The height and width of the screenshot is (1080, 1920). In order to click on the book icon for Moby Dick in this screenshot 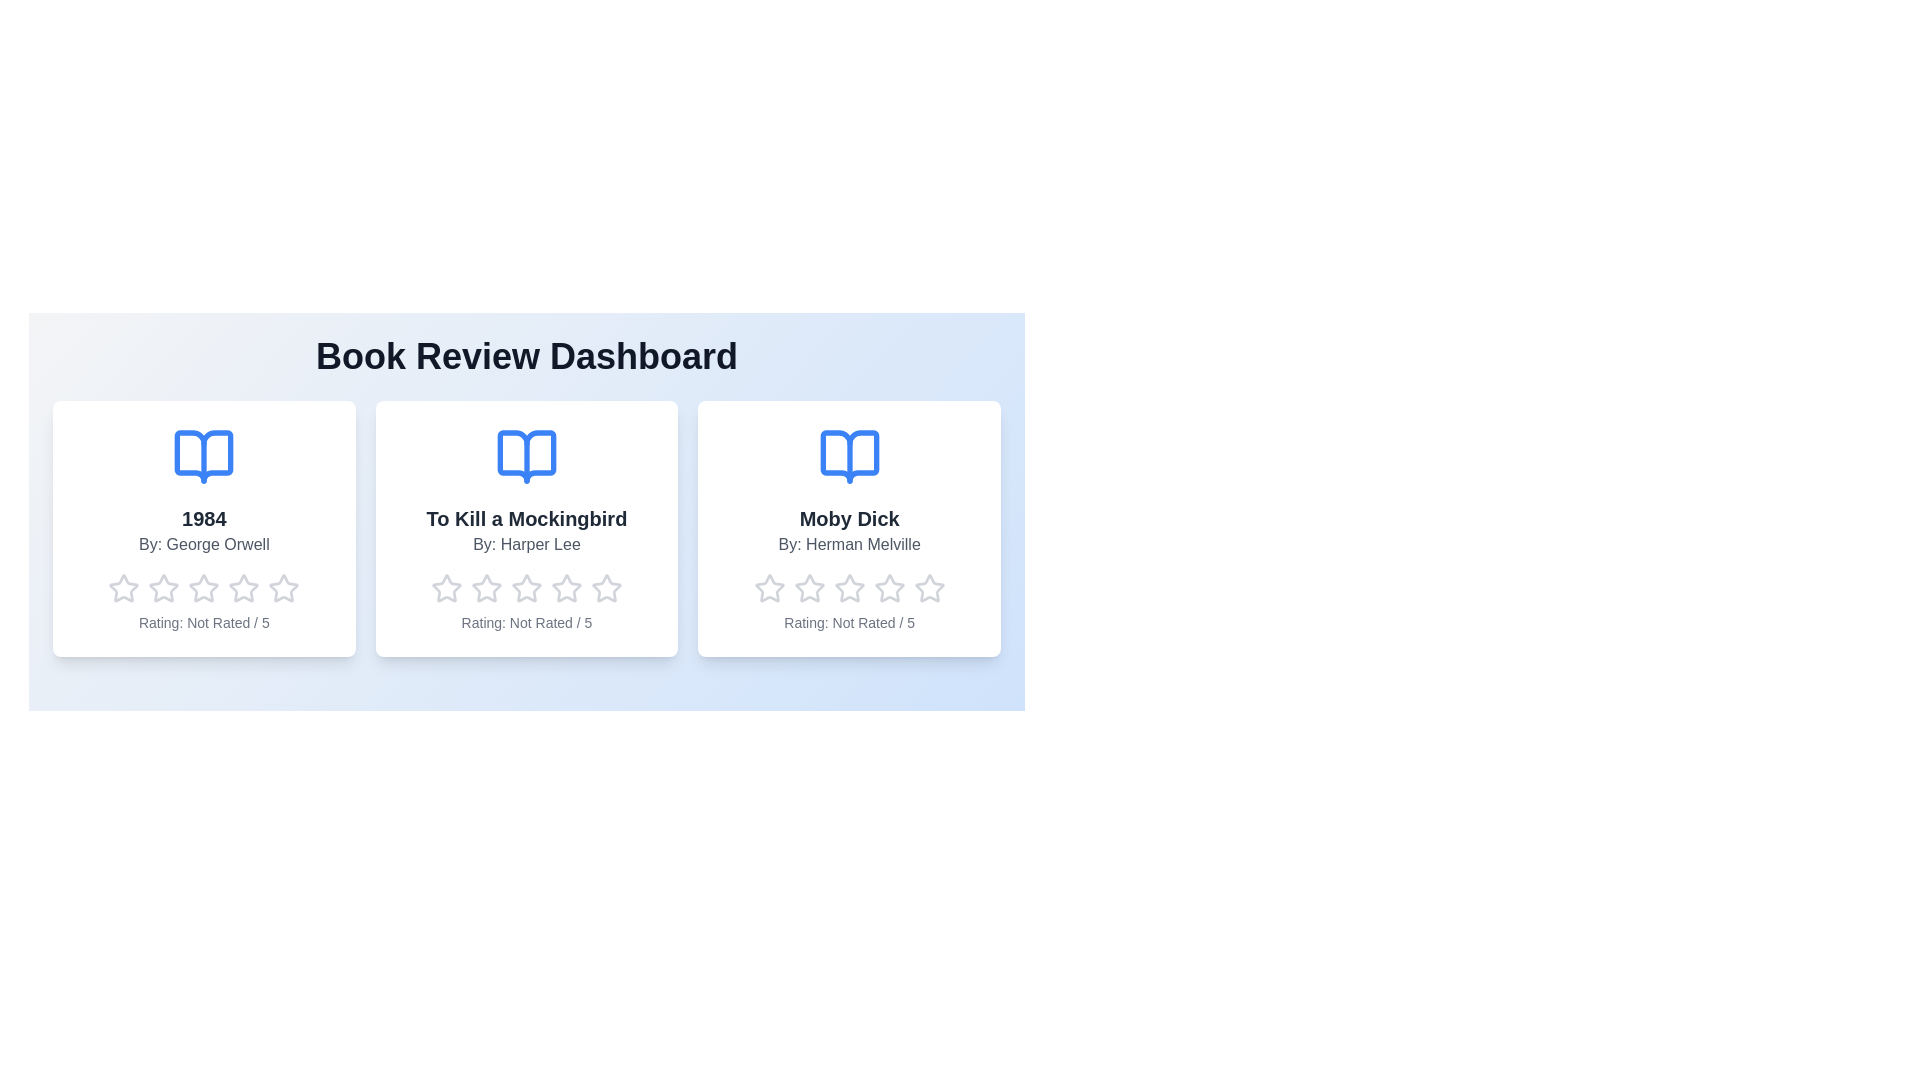, I will do `click(849, 456)`.